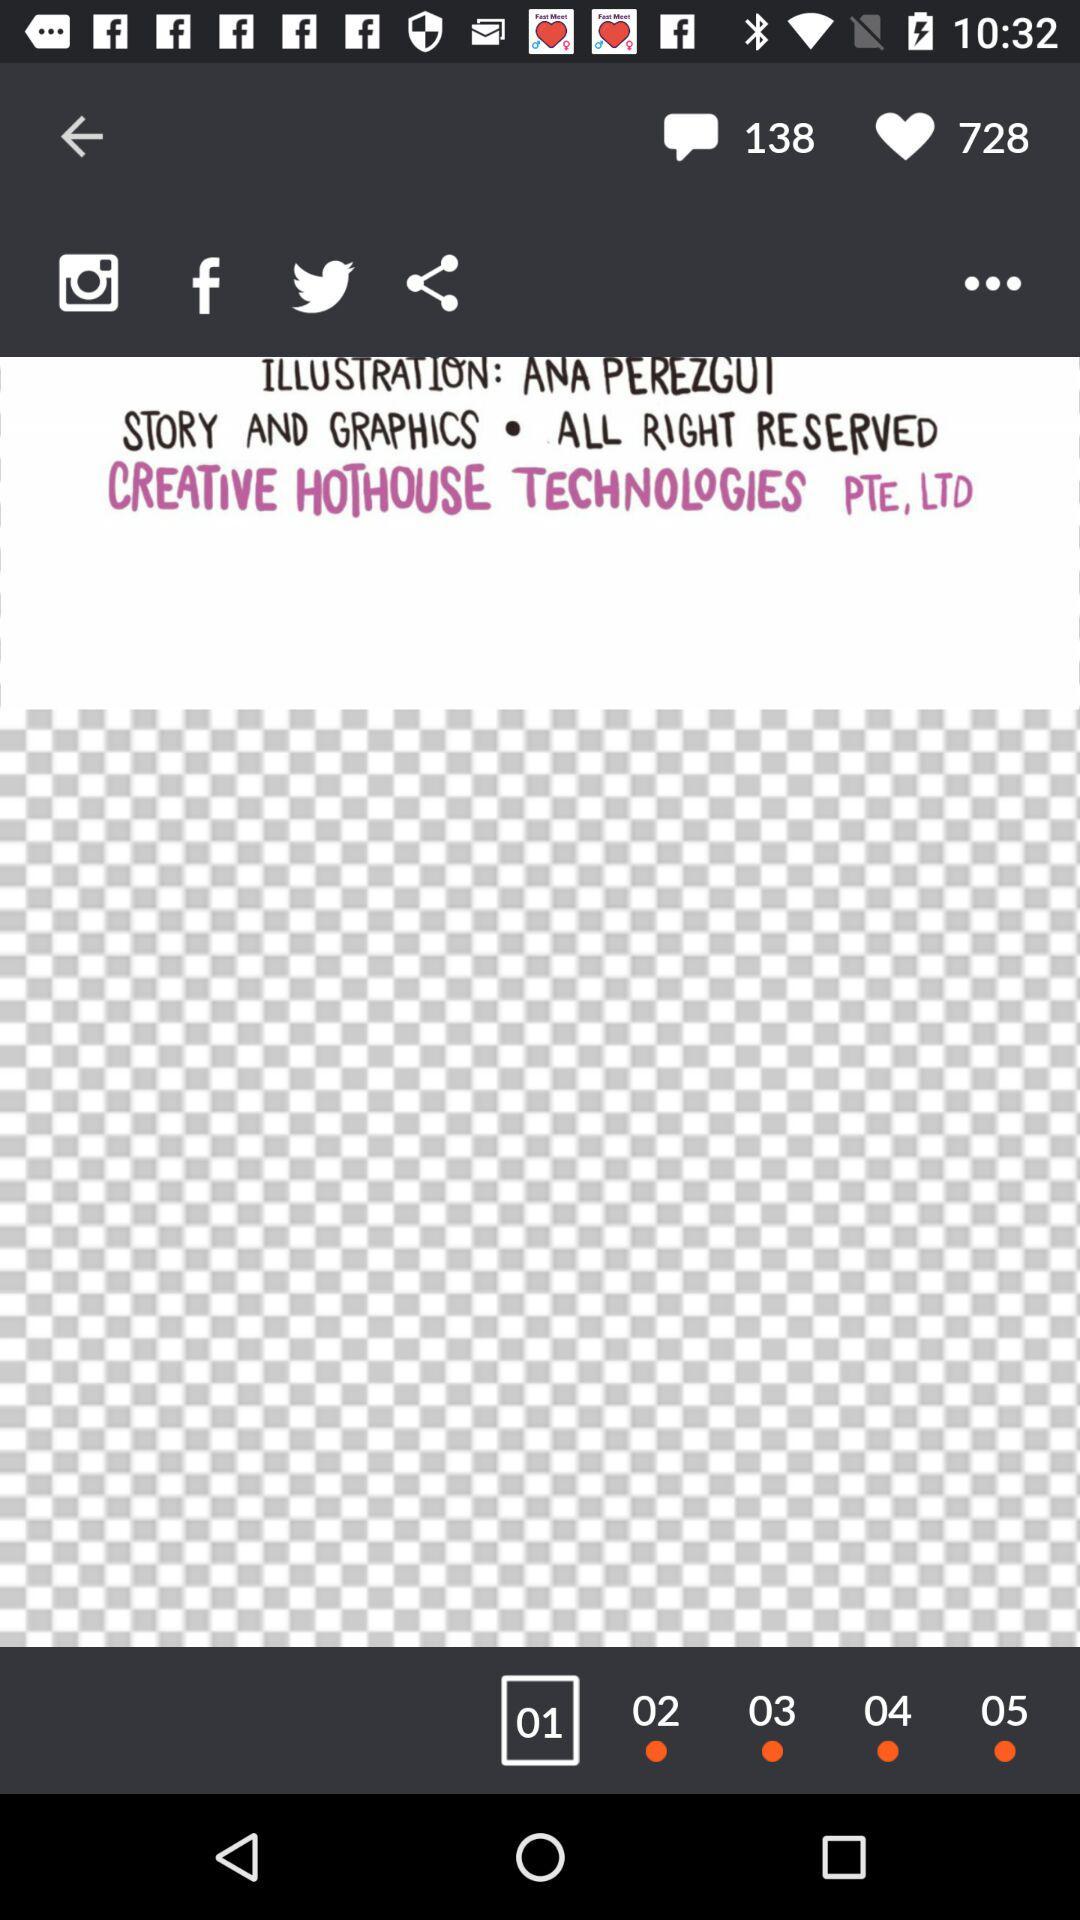  Describe the element at coordinates (80, 135) in the screenshot. I see `go back` at that location.